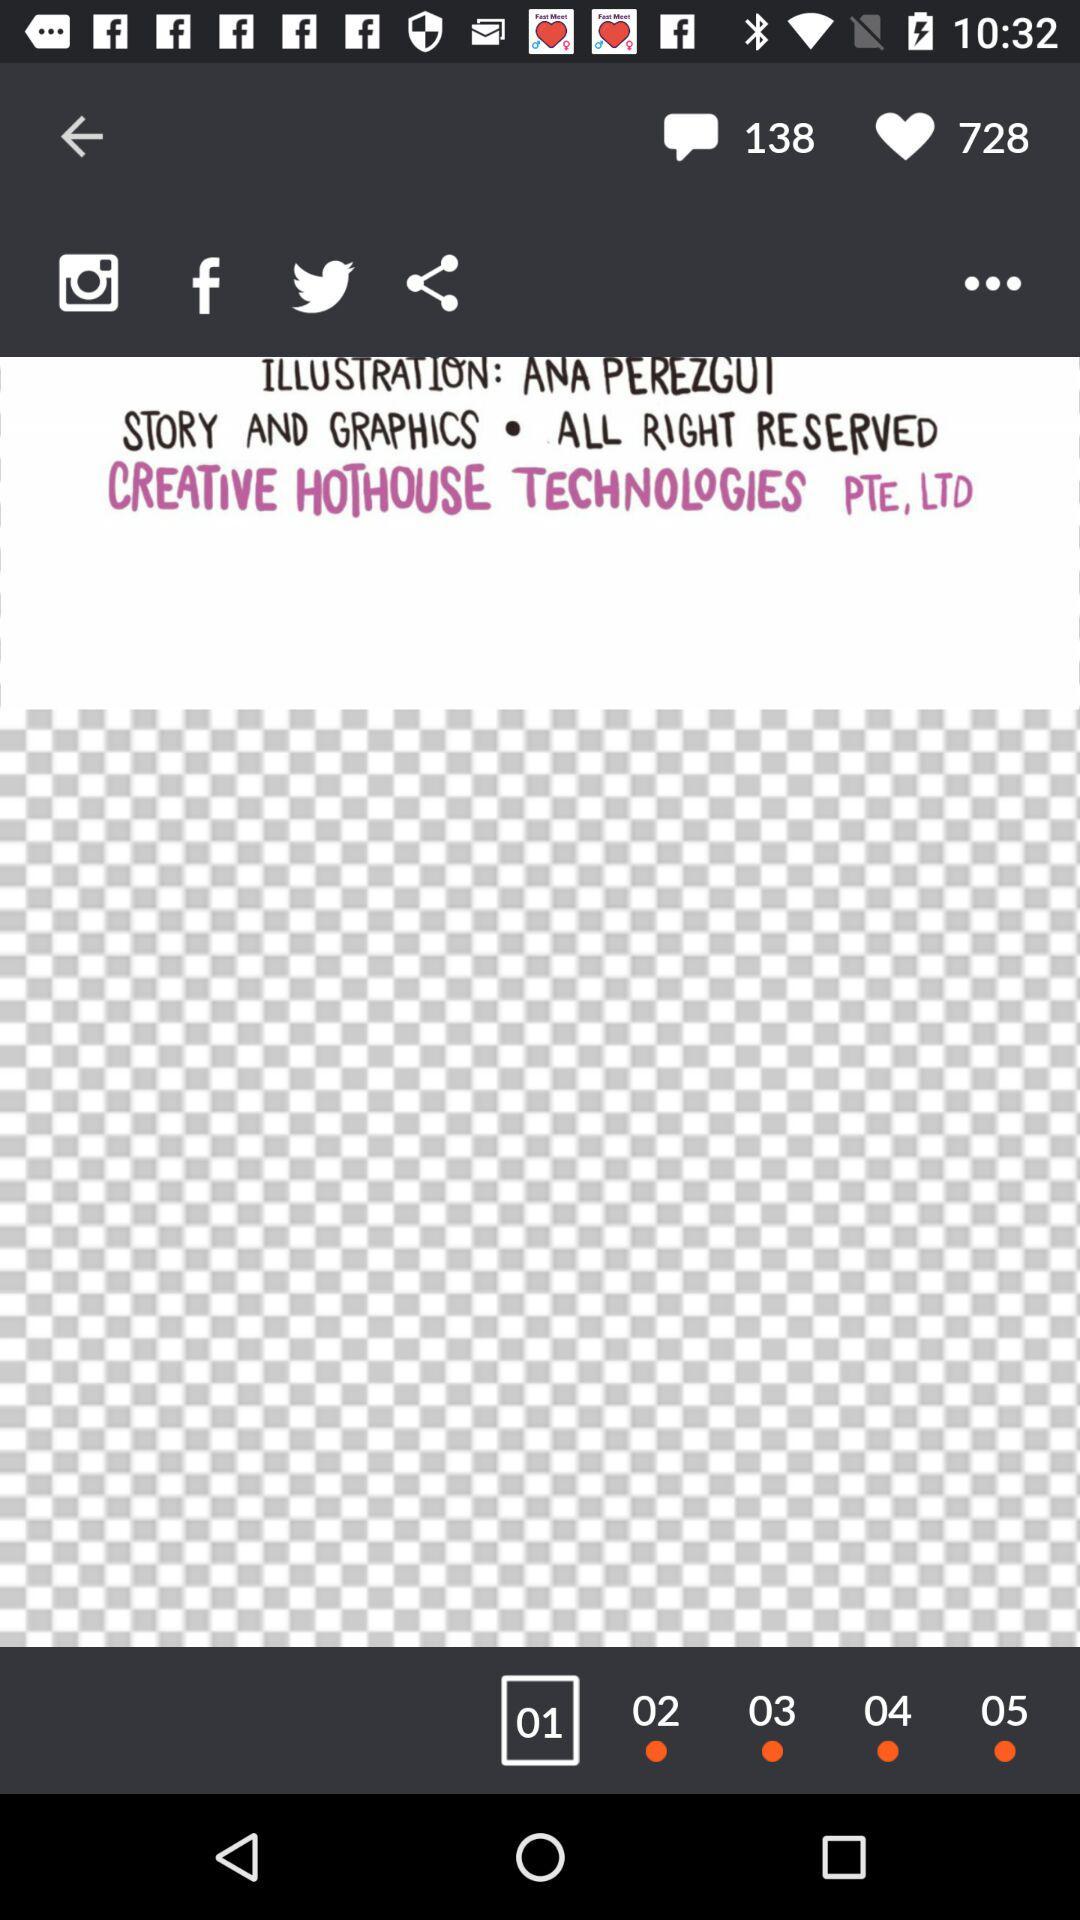  Describe the element at coordinates (80, 135) in the screenshot. I see `go back` at that location.